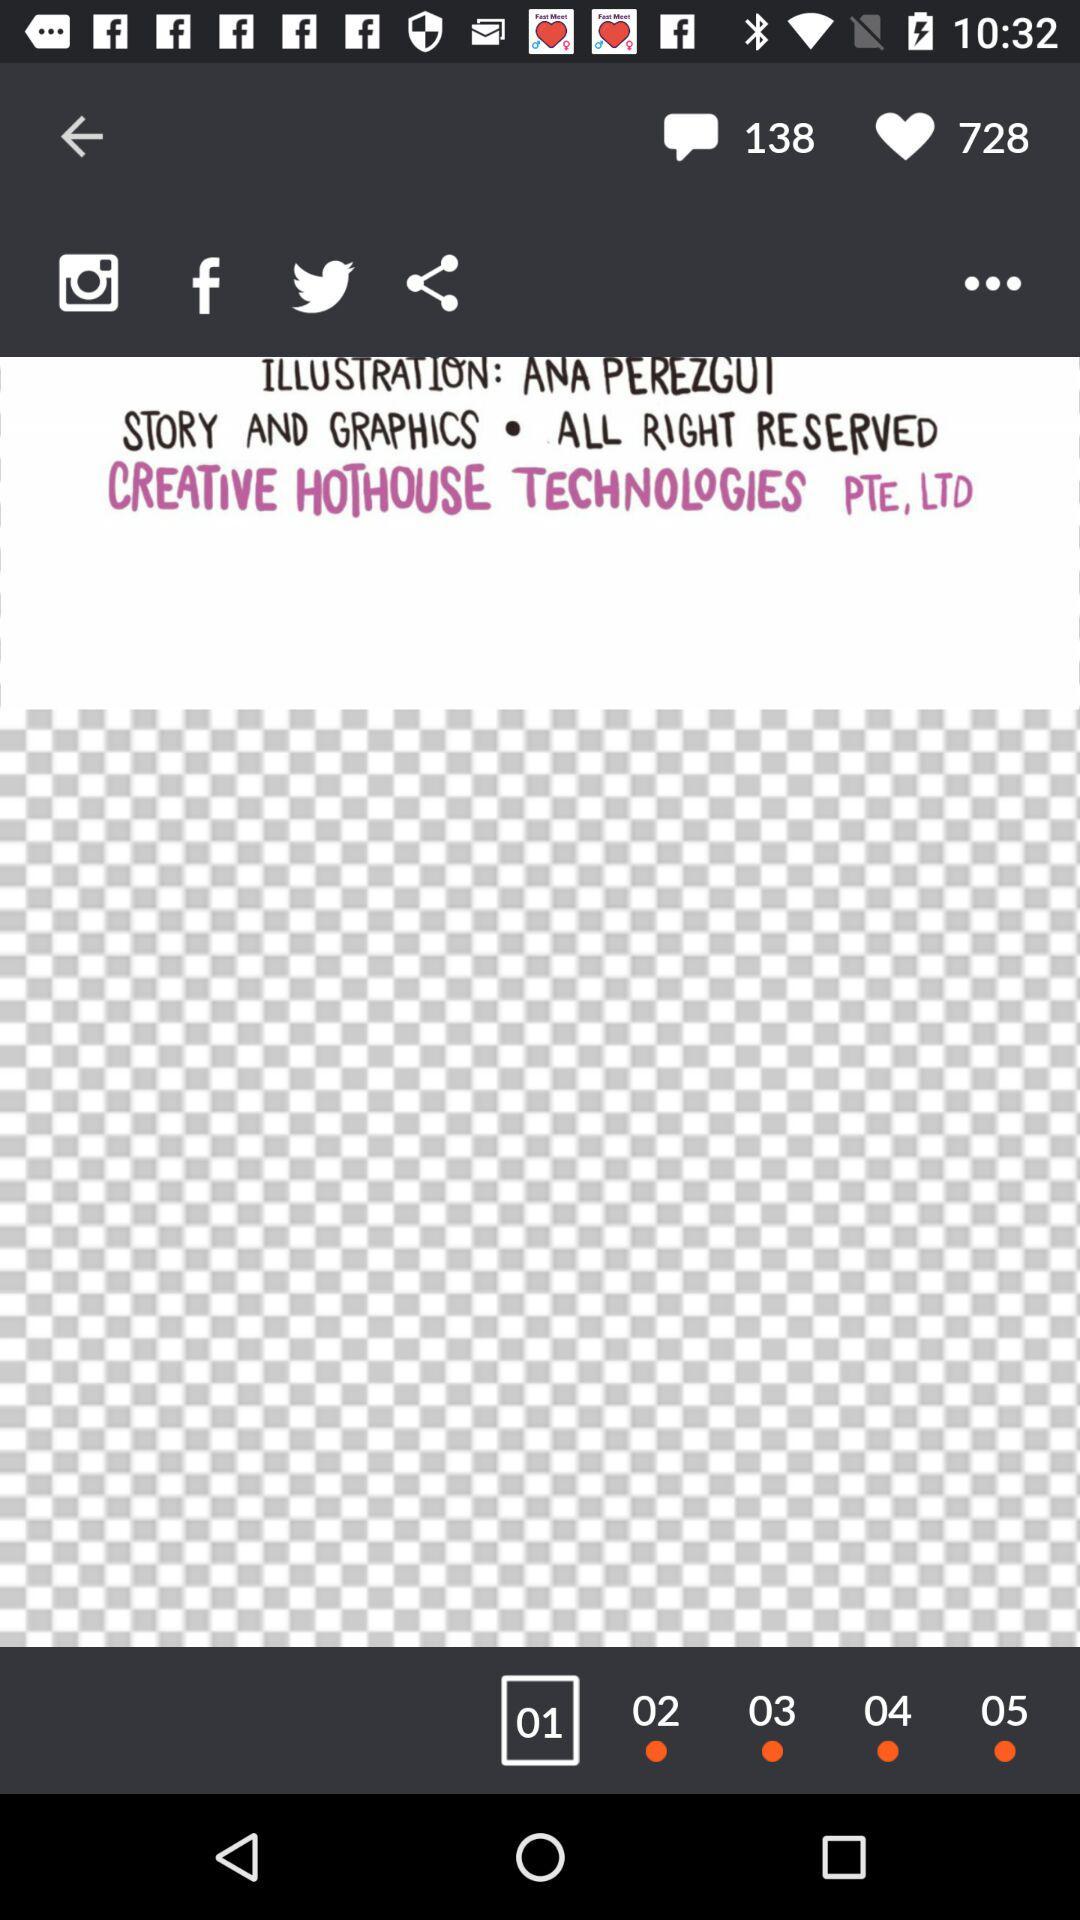  Describe the element at coordinates (80, 135) in the screenshot. I see `go back` at that location.